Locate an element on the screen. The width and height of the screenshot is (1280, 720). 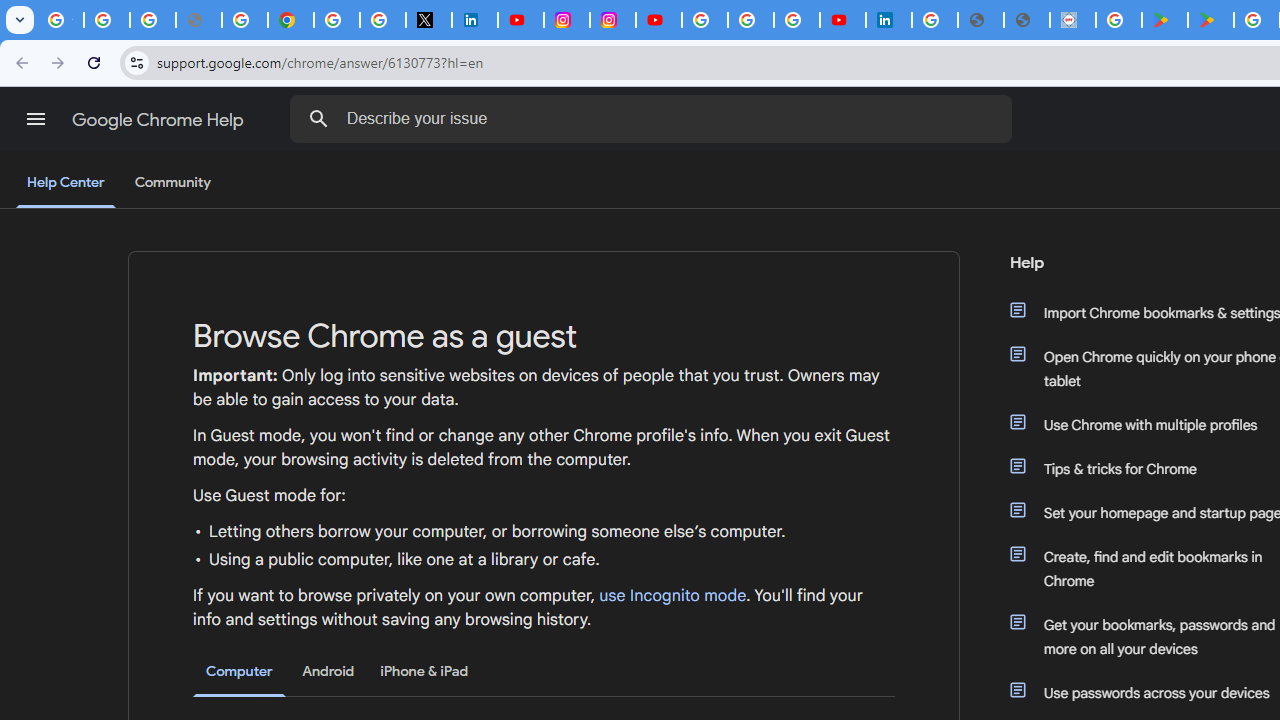
'Main menu' is located at coordinates (35, 119).